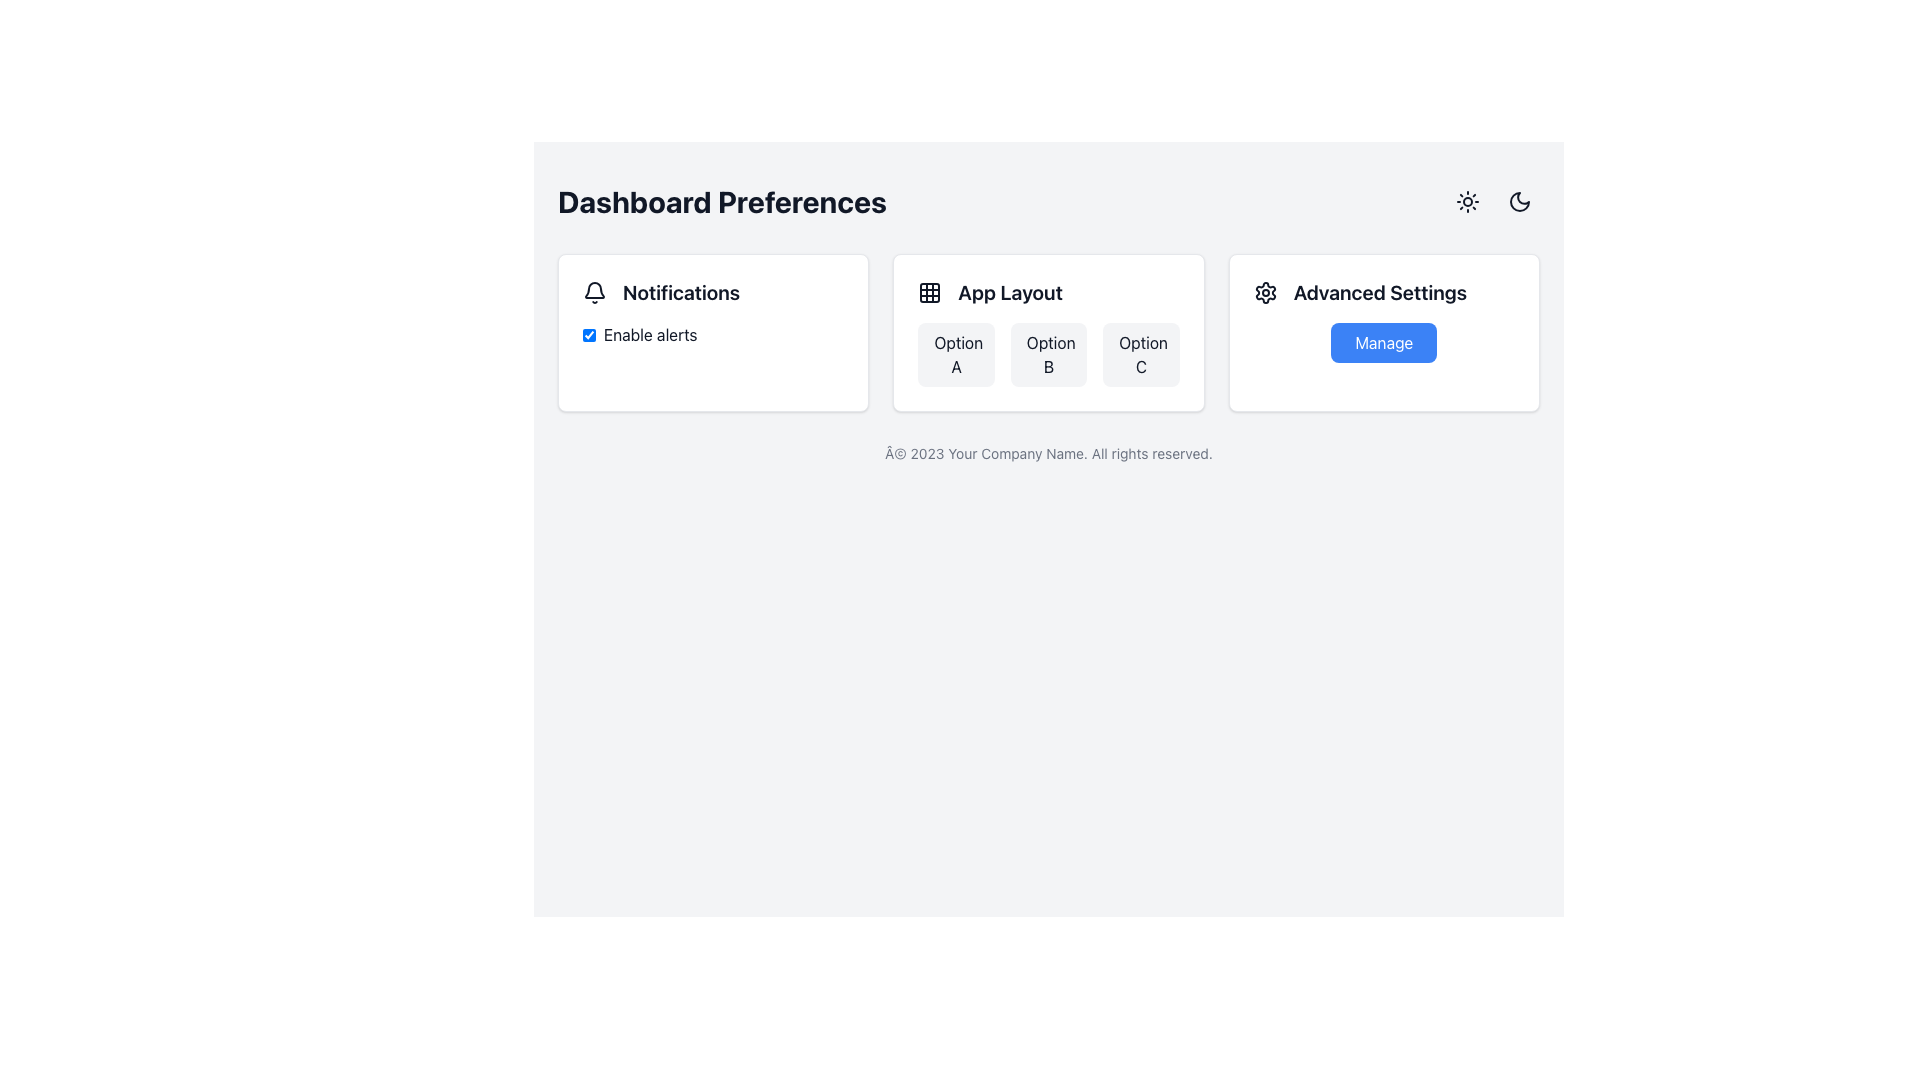  I want to click on the blue 'Manage' button located below the 'Advanced Settings' heading on the rightmost card in a three-column grid layout, so click(1383, 331).